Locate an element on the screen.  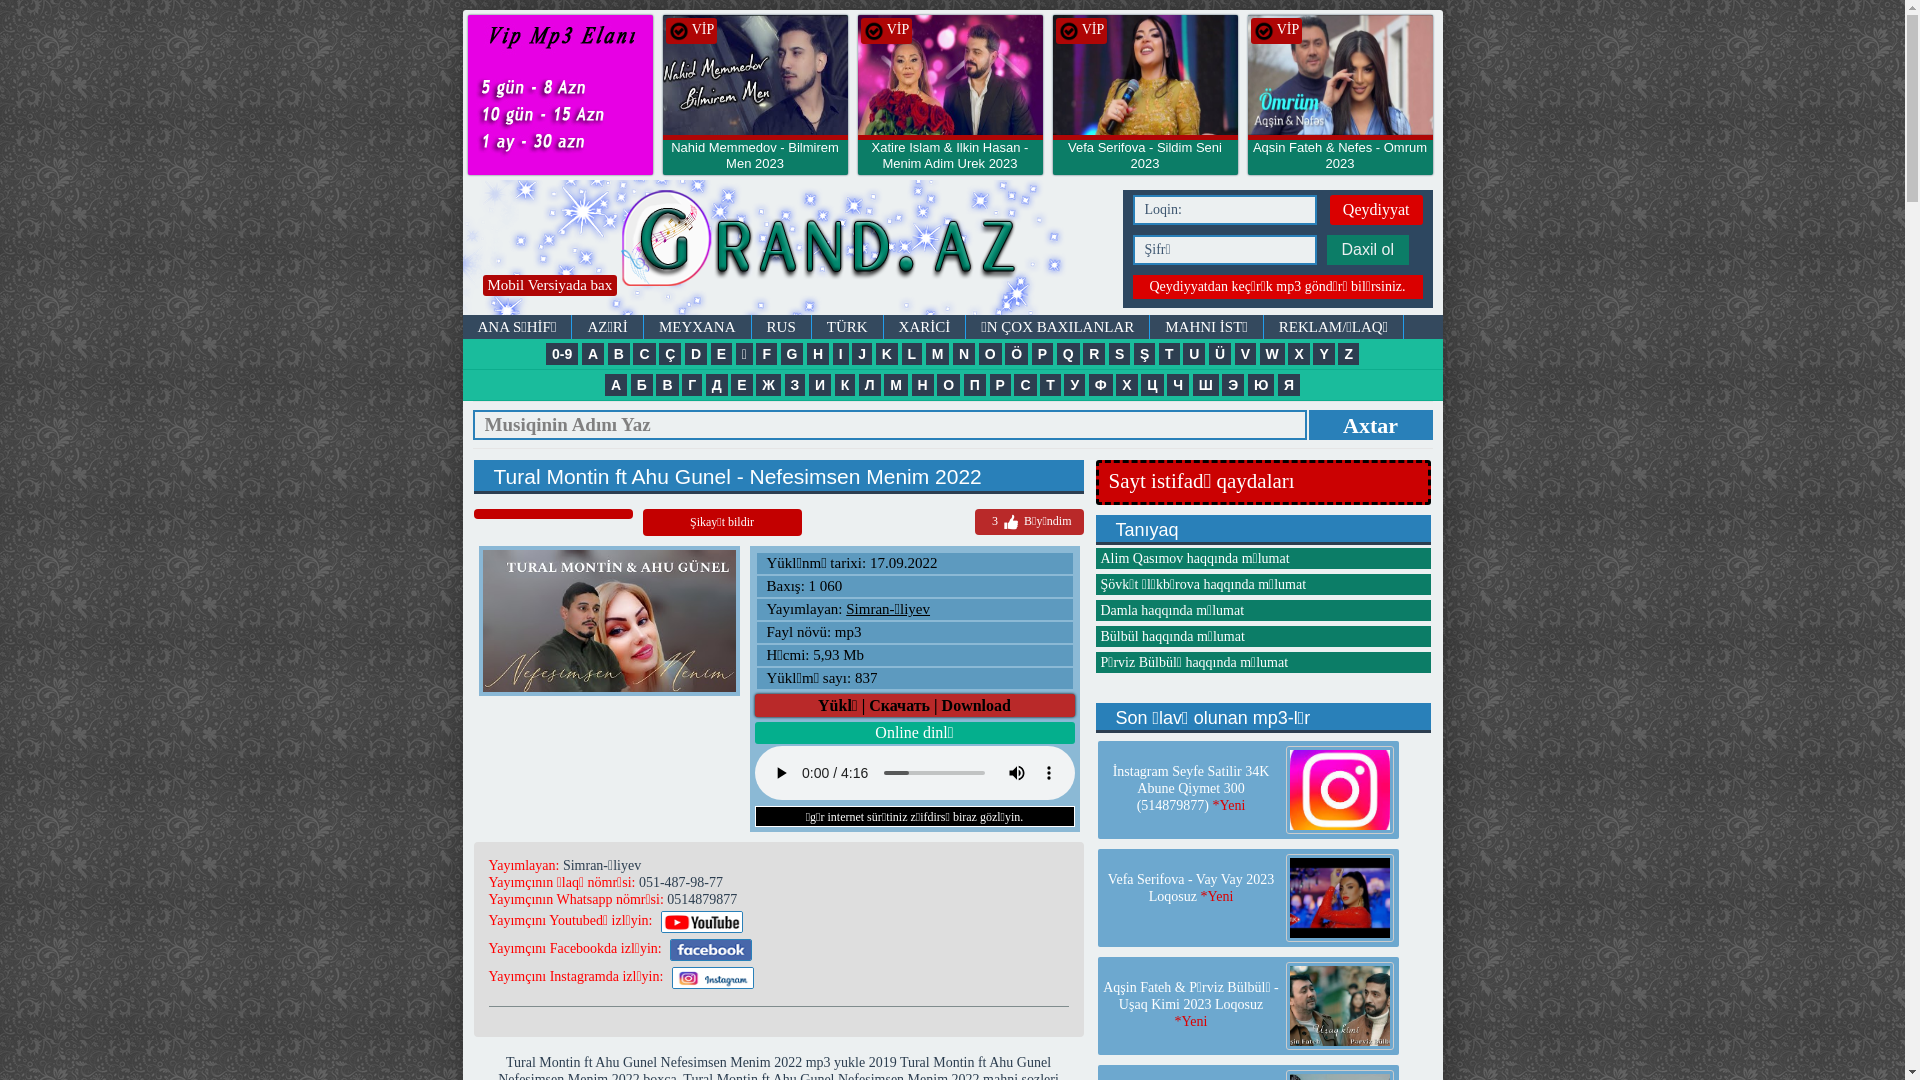
'RUS' is located at coordinates (781, 326).